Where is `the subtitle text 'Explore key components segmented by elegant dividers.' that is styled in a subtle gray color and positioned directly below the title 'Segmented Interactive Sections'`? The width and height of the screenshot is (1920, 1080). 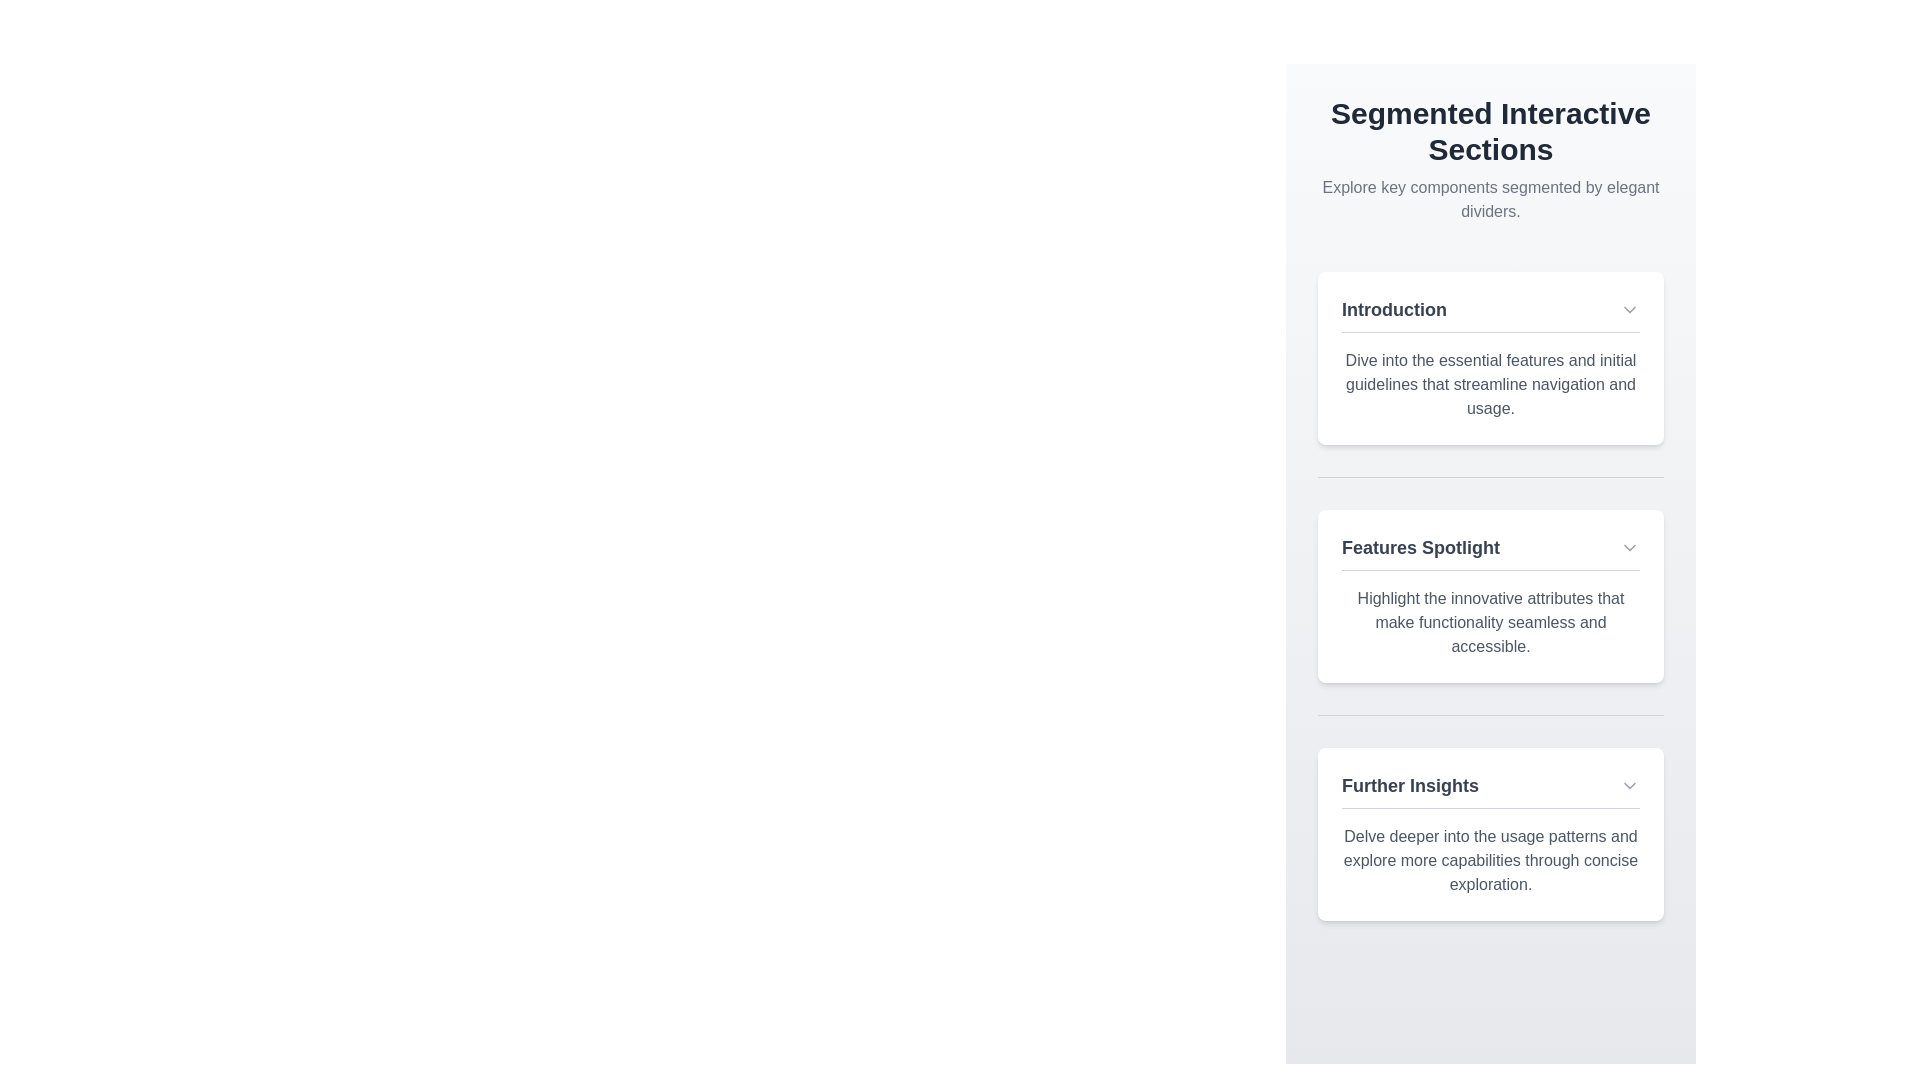
the subtitle text 'Explore key components segmented by elegant dividers.' that is styled in a subtle gray color and positioned directly below the title 'Segmented Interactive Sections' is located at coordinates (1491, 200).